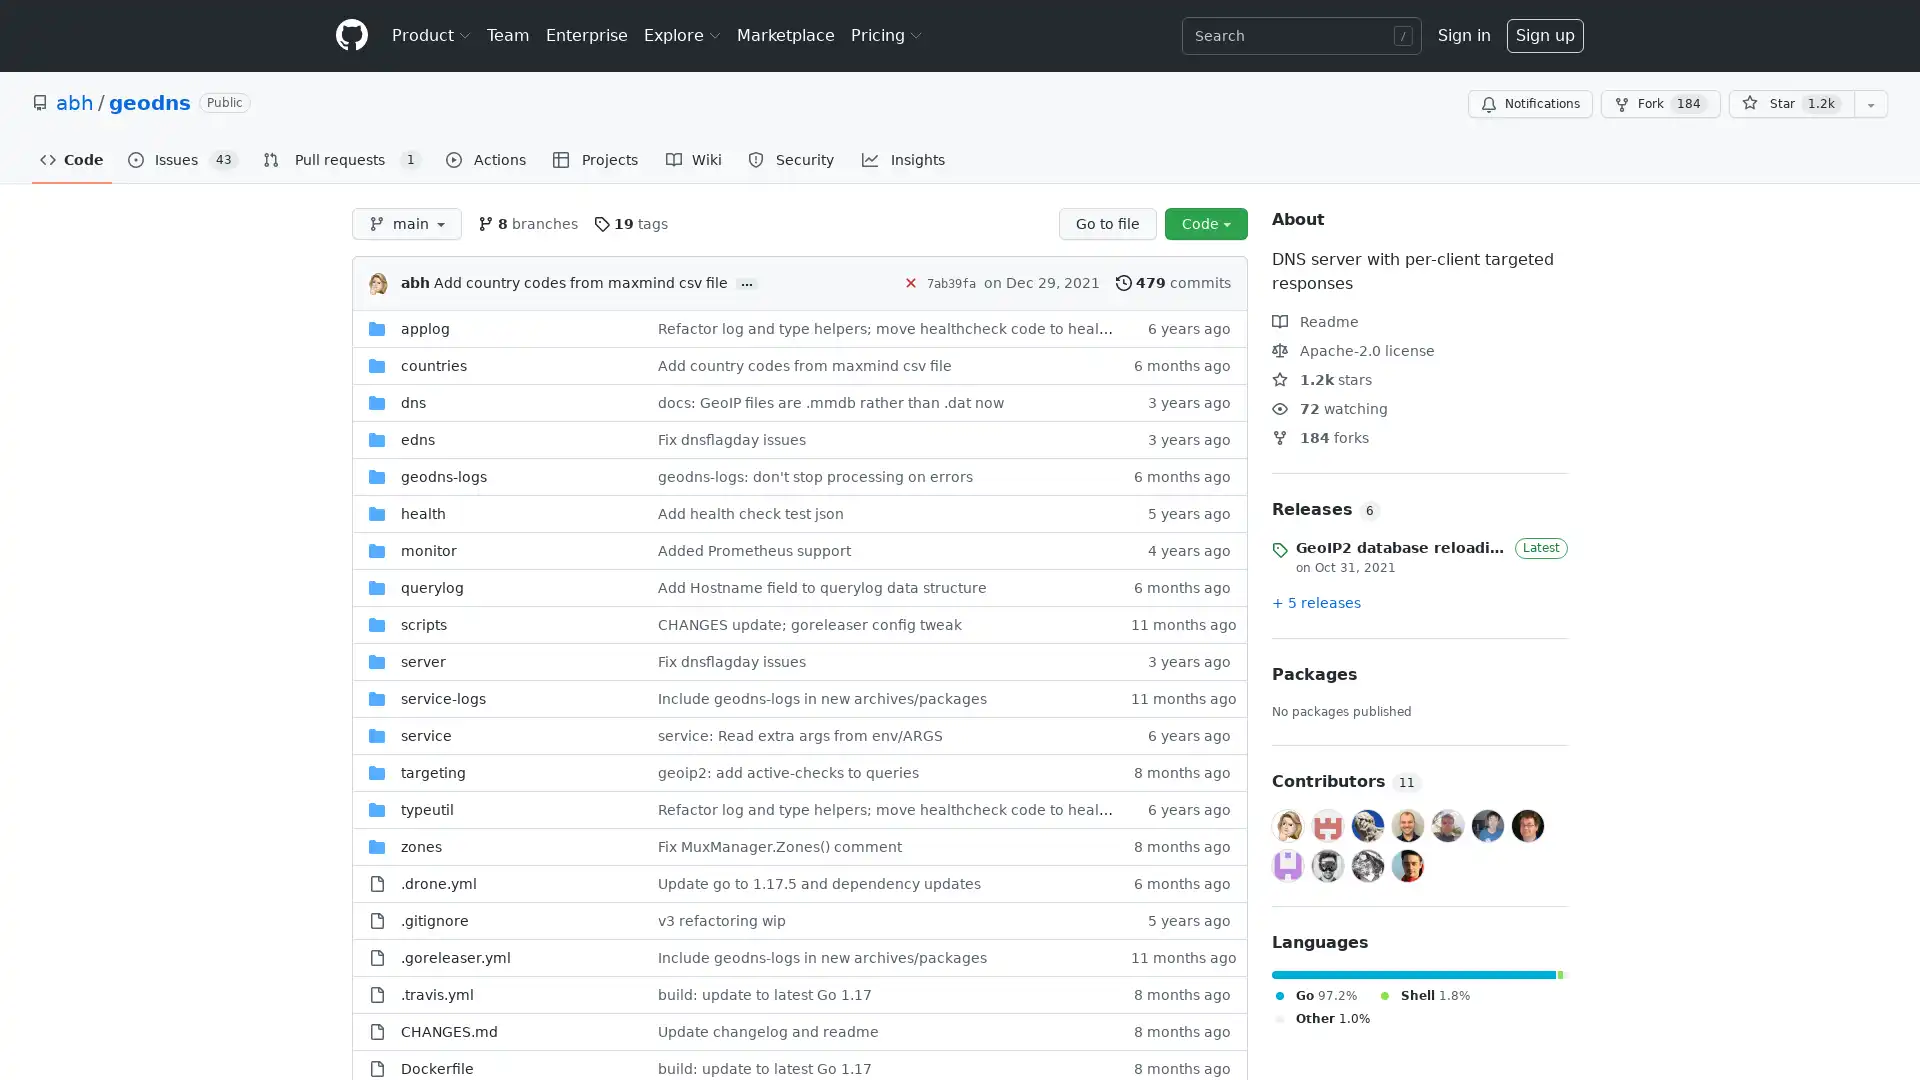  Describe the element at coordinates (746, 284) in the screenshot. I see `...` at that location.